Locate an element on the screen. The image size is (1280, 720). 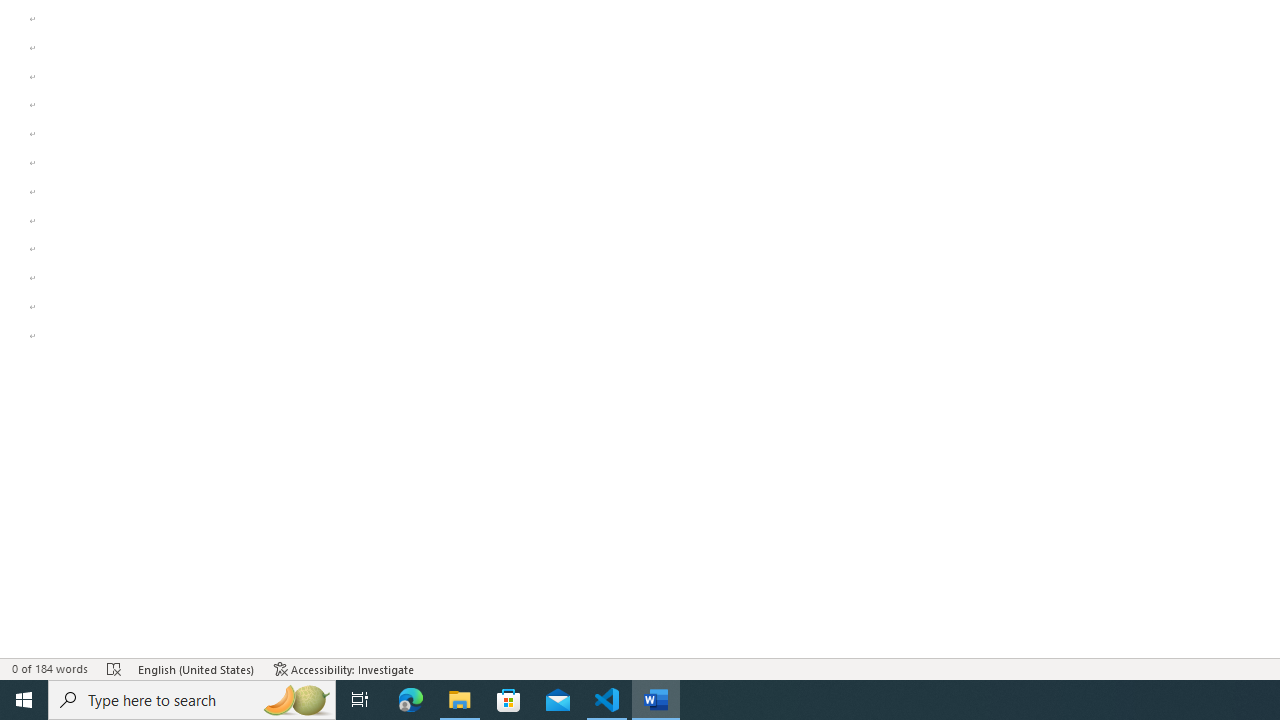
'Language English (United States)' is located at coordinates (196, 669).